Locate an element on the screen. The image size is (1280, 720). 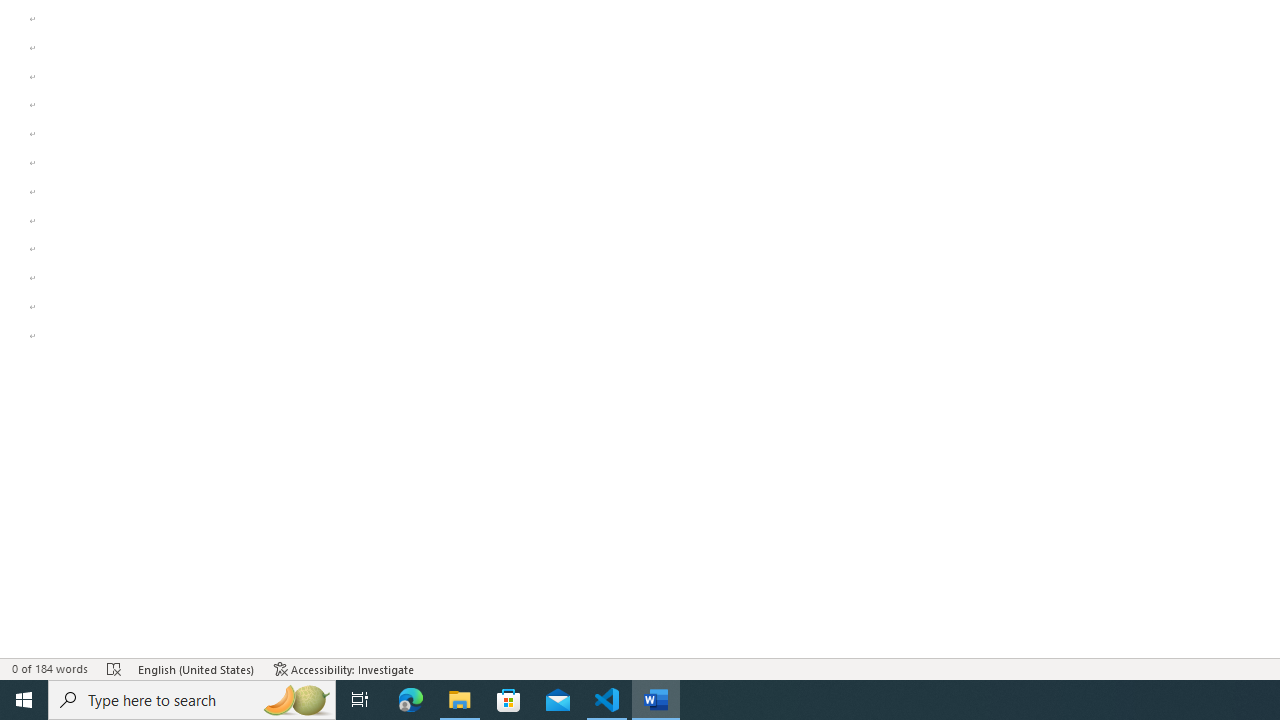
'Language English (United States)' is located at coordinates (196, 669).